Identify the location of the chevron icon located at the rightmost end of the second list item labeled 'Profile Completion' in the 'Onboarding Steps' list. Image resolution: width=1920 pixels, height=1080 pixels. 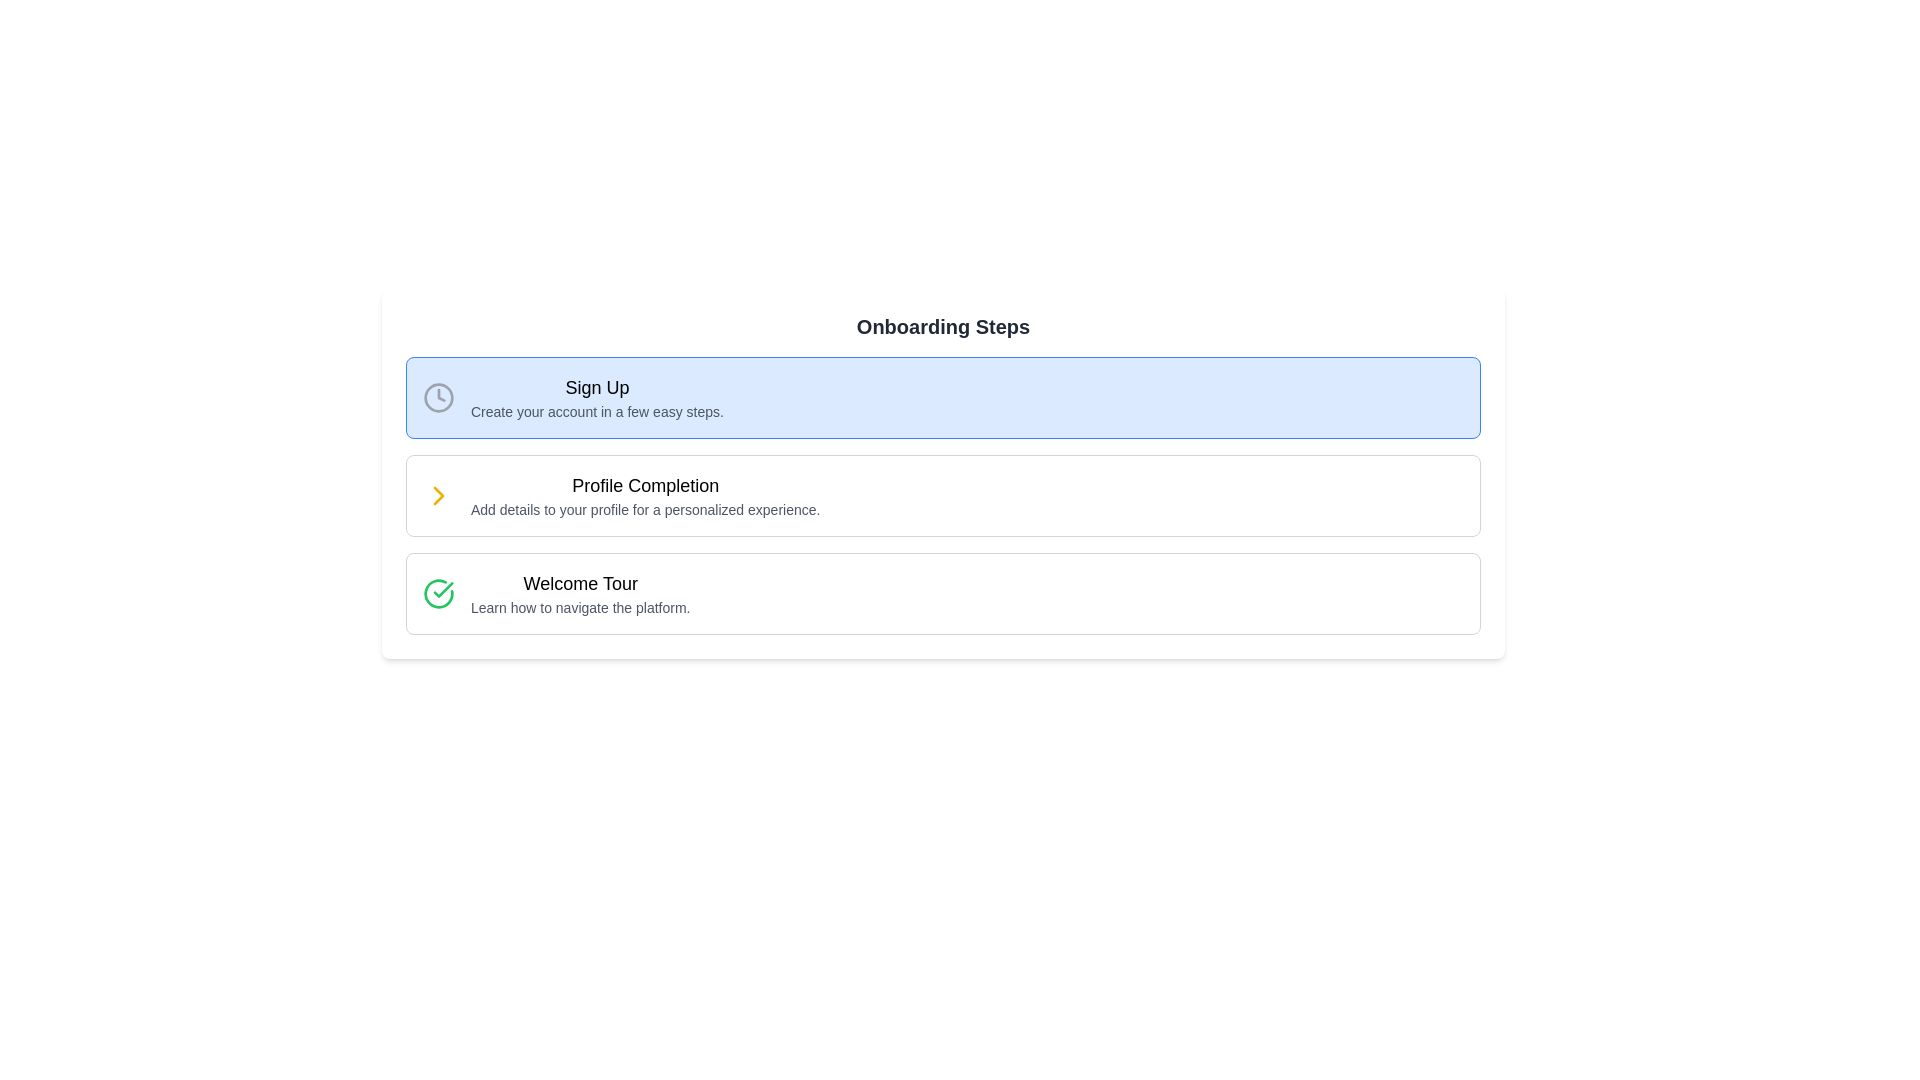
(437, 495).